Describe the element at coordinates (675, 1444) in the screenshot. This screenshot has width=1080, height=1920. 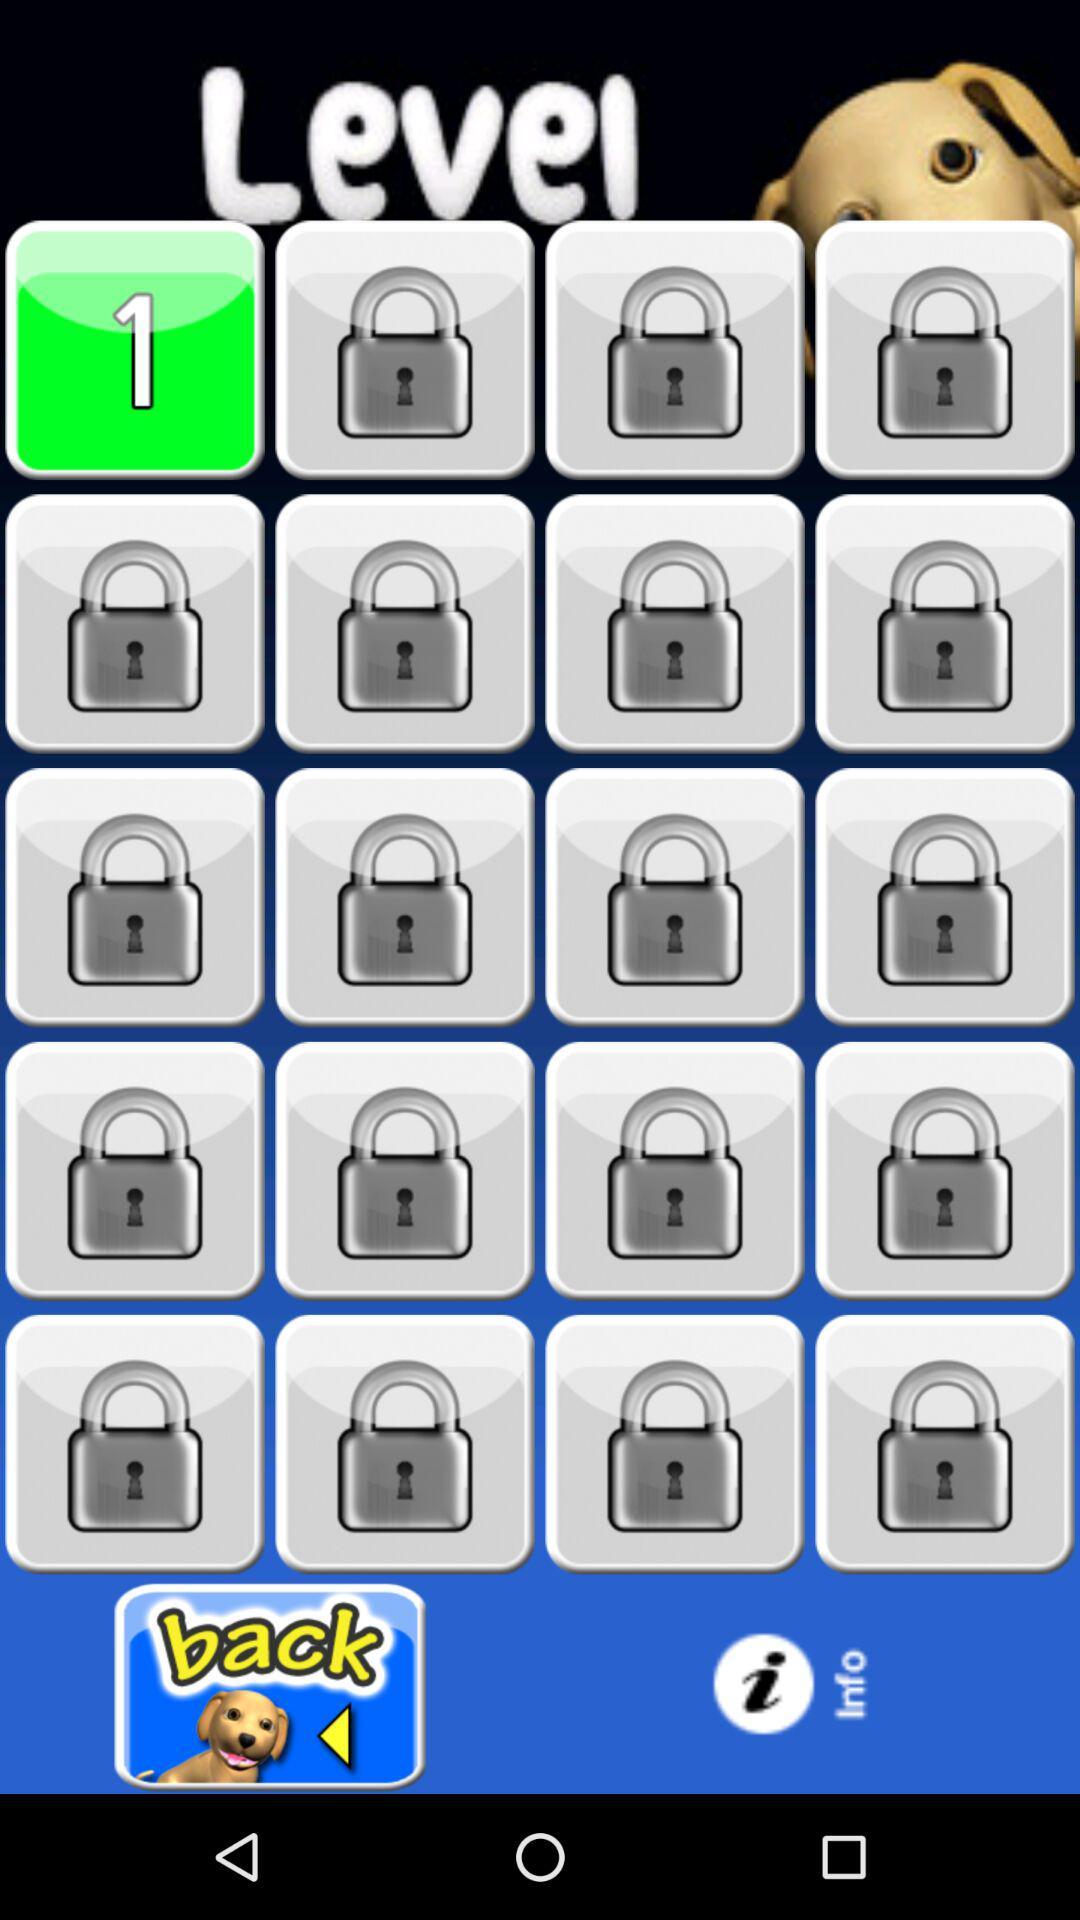
I see `unlock` at that location.